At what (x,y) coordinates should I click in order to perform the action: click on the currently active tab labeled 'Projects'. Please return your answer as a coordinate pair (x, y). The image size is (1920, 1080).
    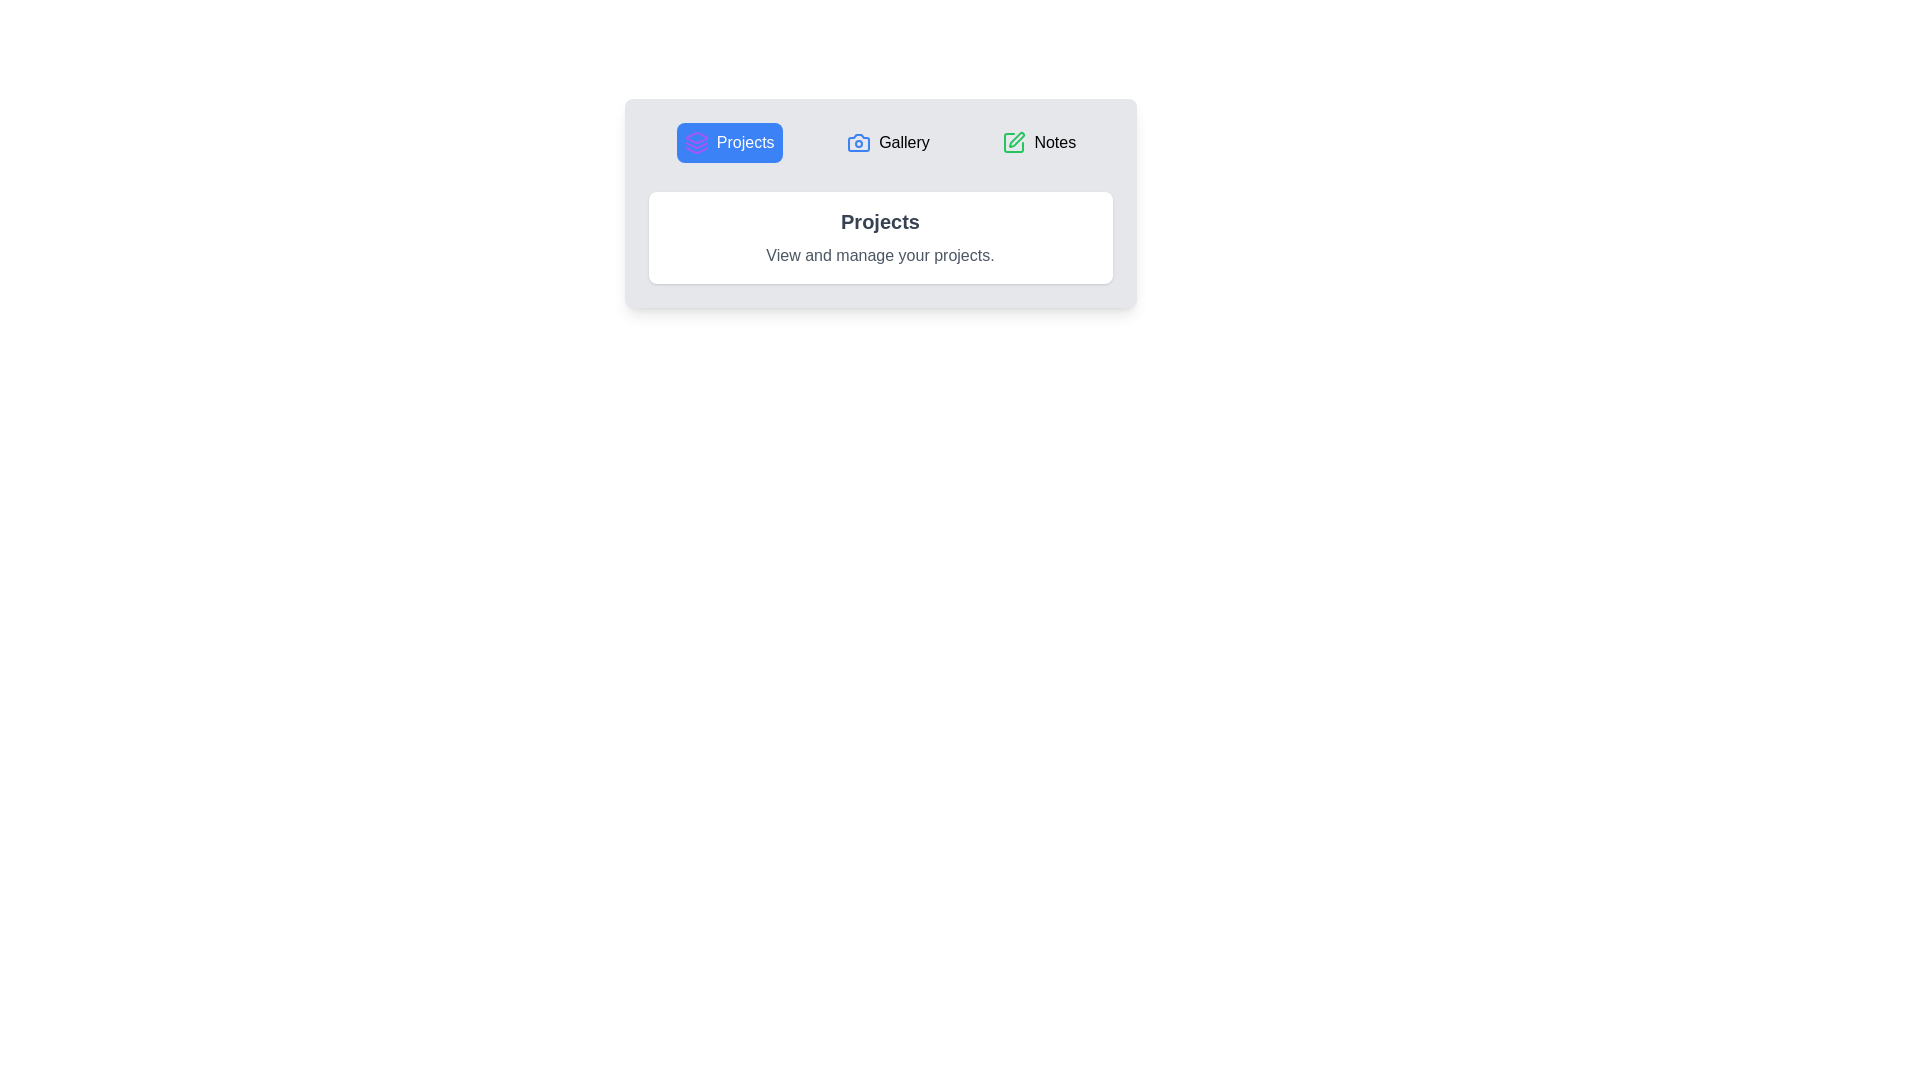
    Looking at the image, I should click on (728, 141).